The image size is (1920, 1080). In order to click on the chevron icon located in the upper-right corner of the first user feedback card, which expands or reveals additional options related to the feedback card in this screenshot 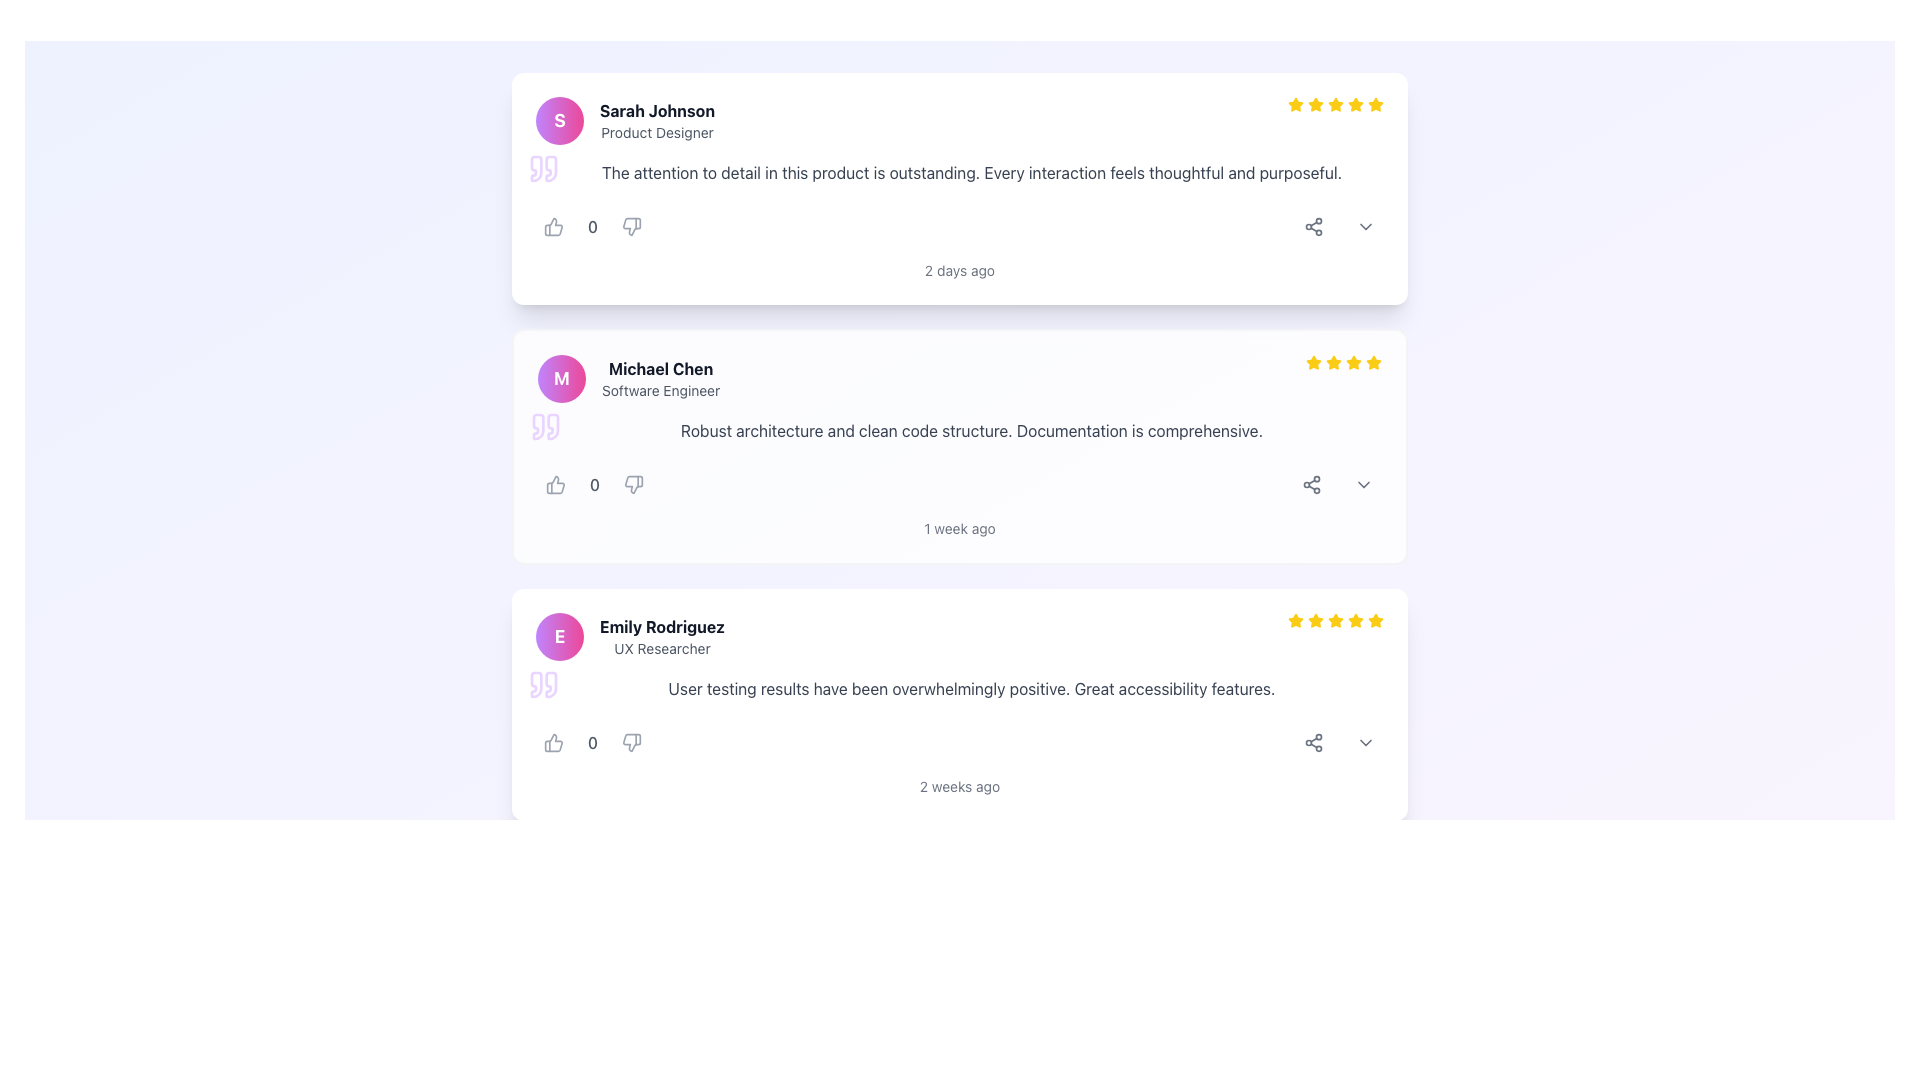, I will do `click(1365, 226)`.